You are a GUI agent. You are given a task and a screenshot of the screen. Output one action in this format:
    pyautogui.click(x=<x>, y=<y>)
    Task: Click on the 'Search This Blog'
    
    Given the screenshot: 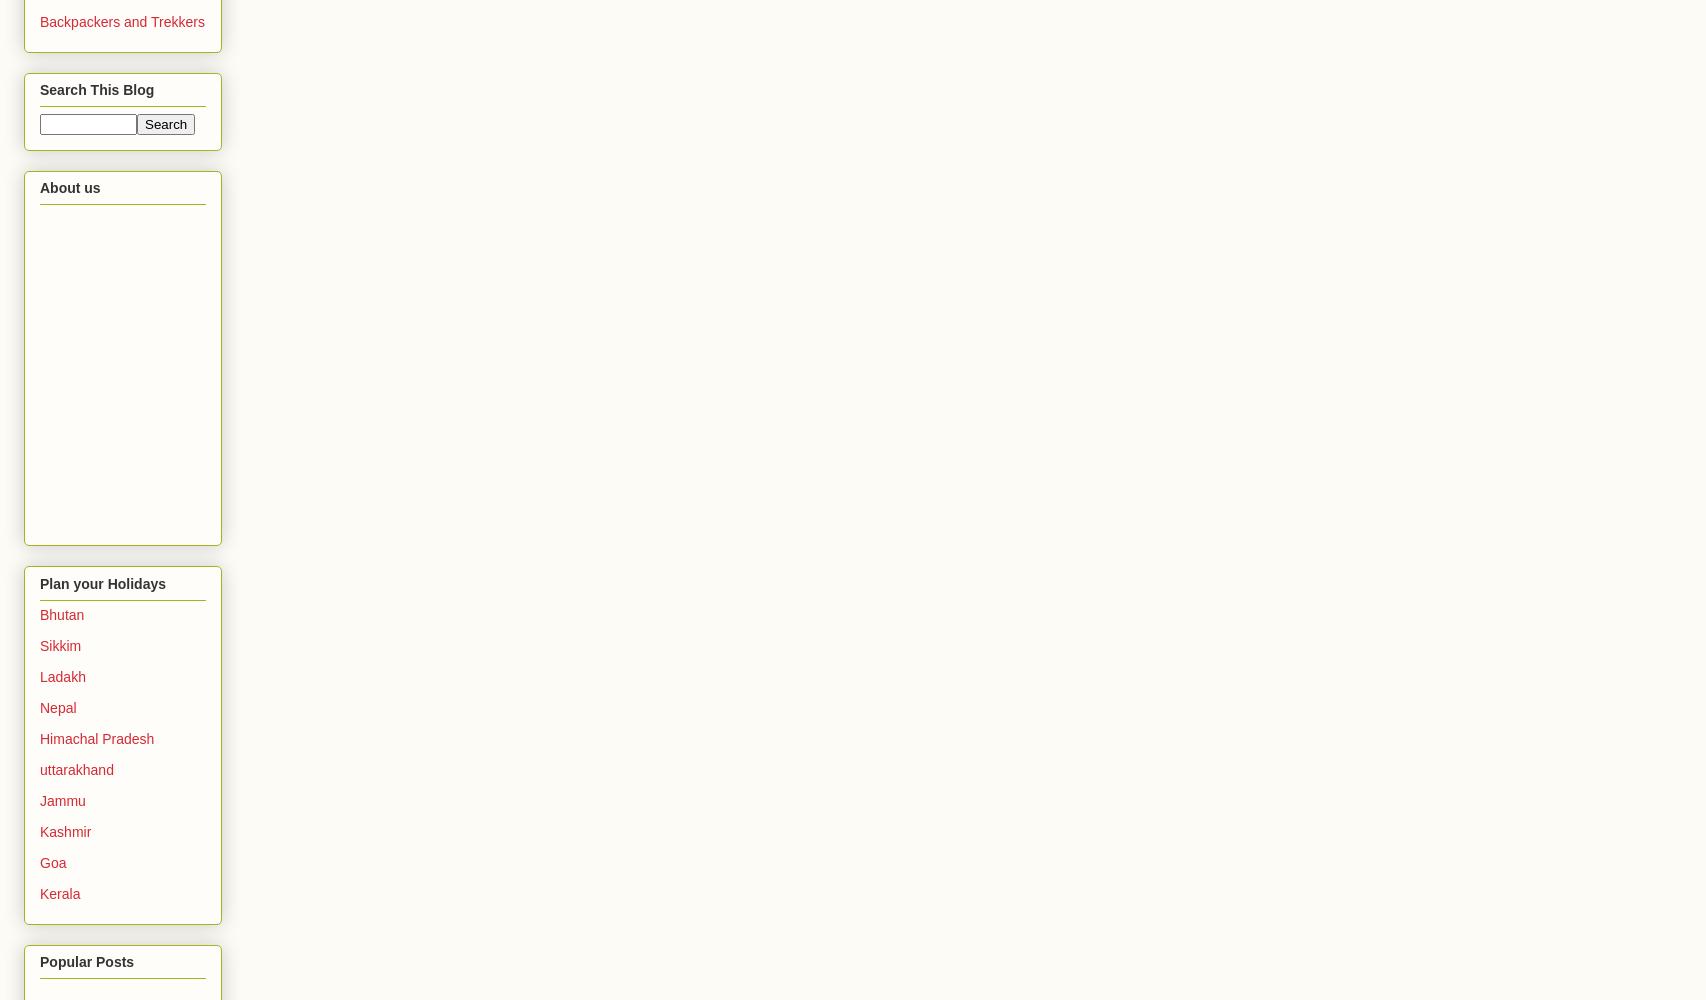 What is the action you would take?
    pyautogui.click(x=39, y=89)
    